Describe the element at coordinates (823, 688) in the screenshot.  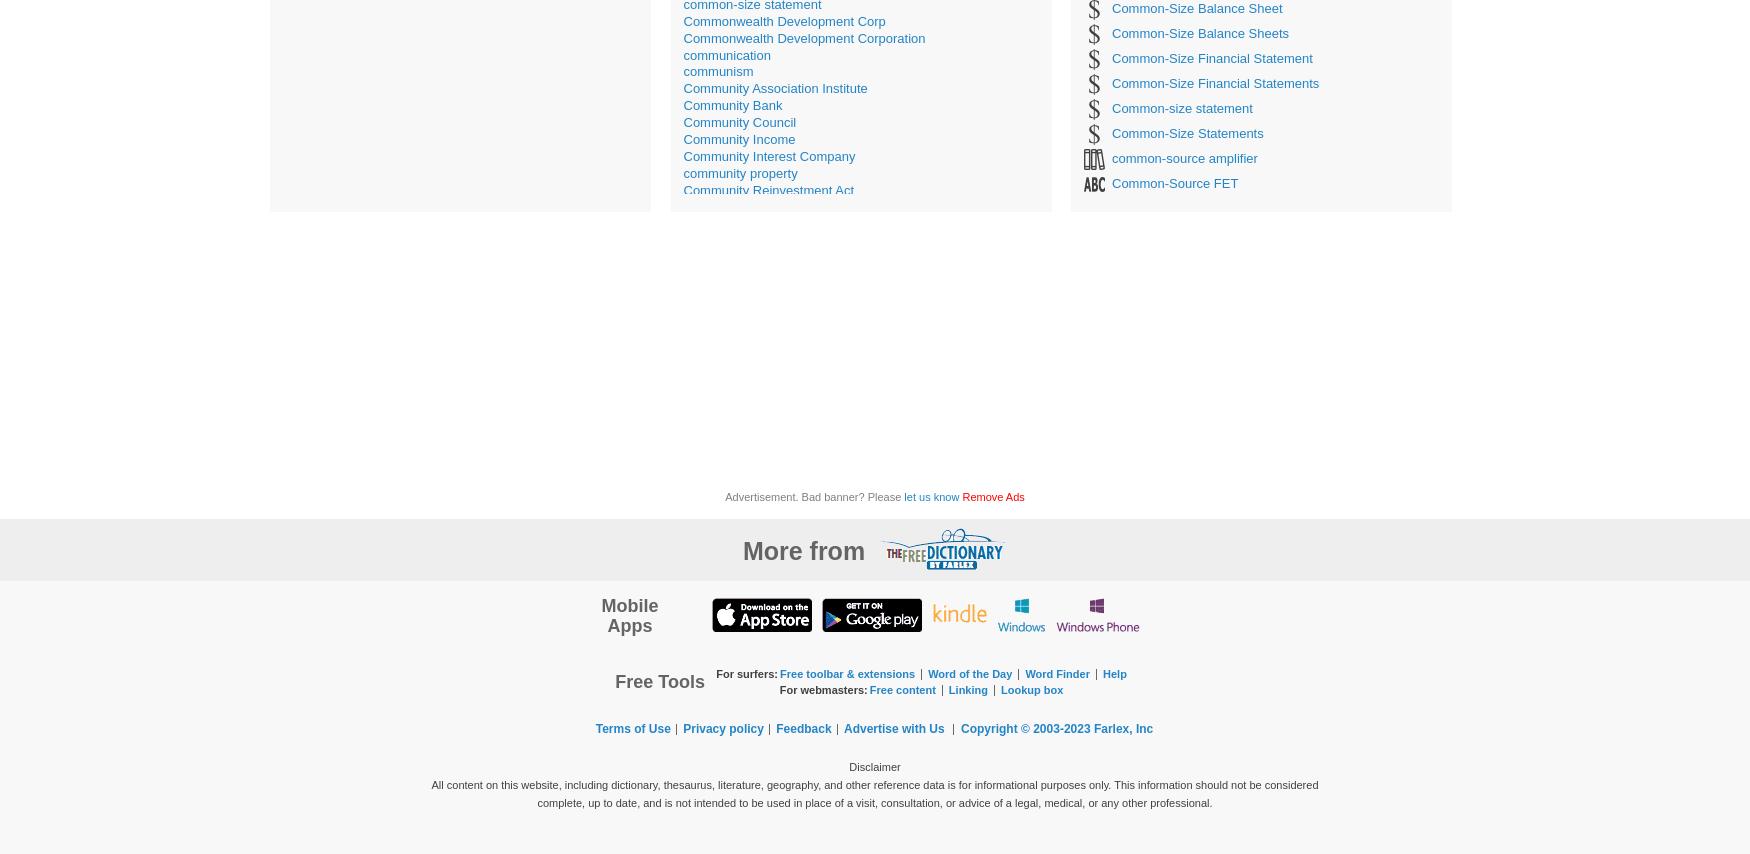
I see `'For webmasters:'` at that location.